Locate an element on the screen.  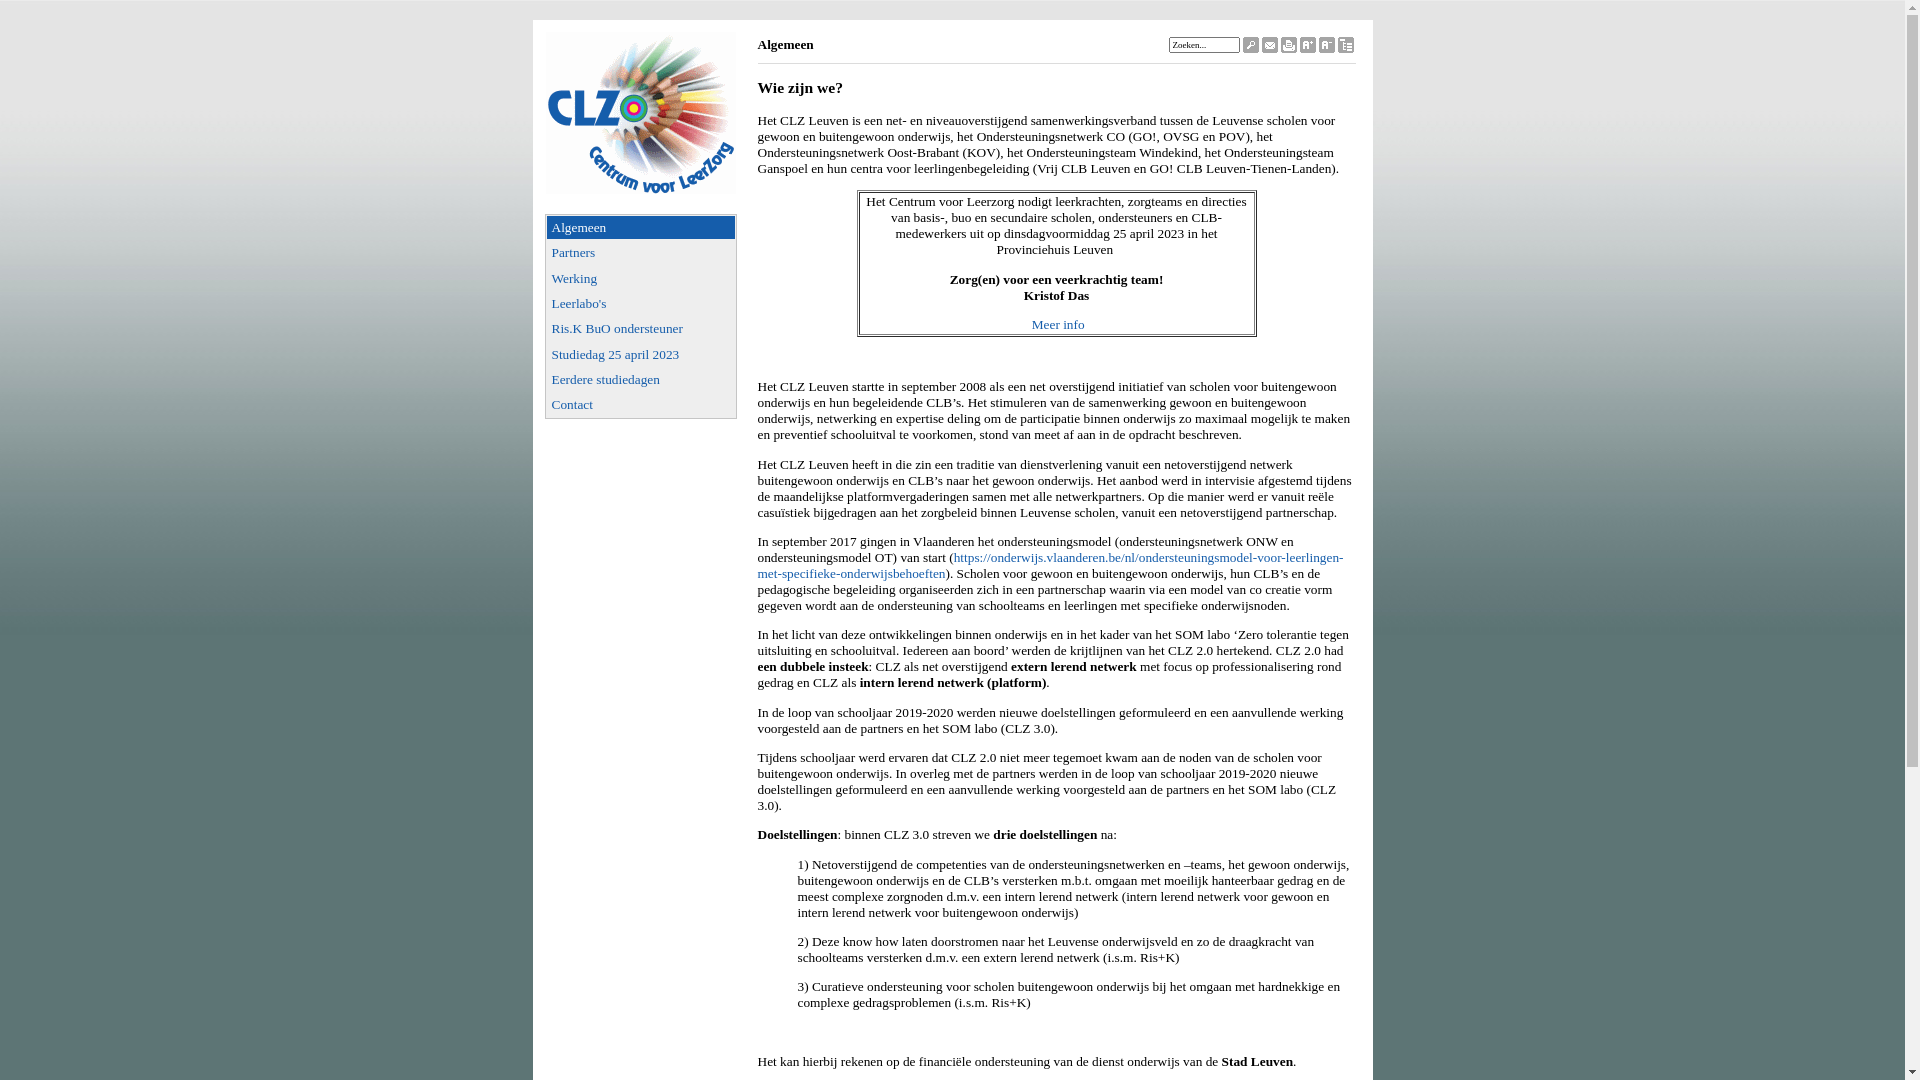
'Partners' is located at coordinates (546, 251).